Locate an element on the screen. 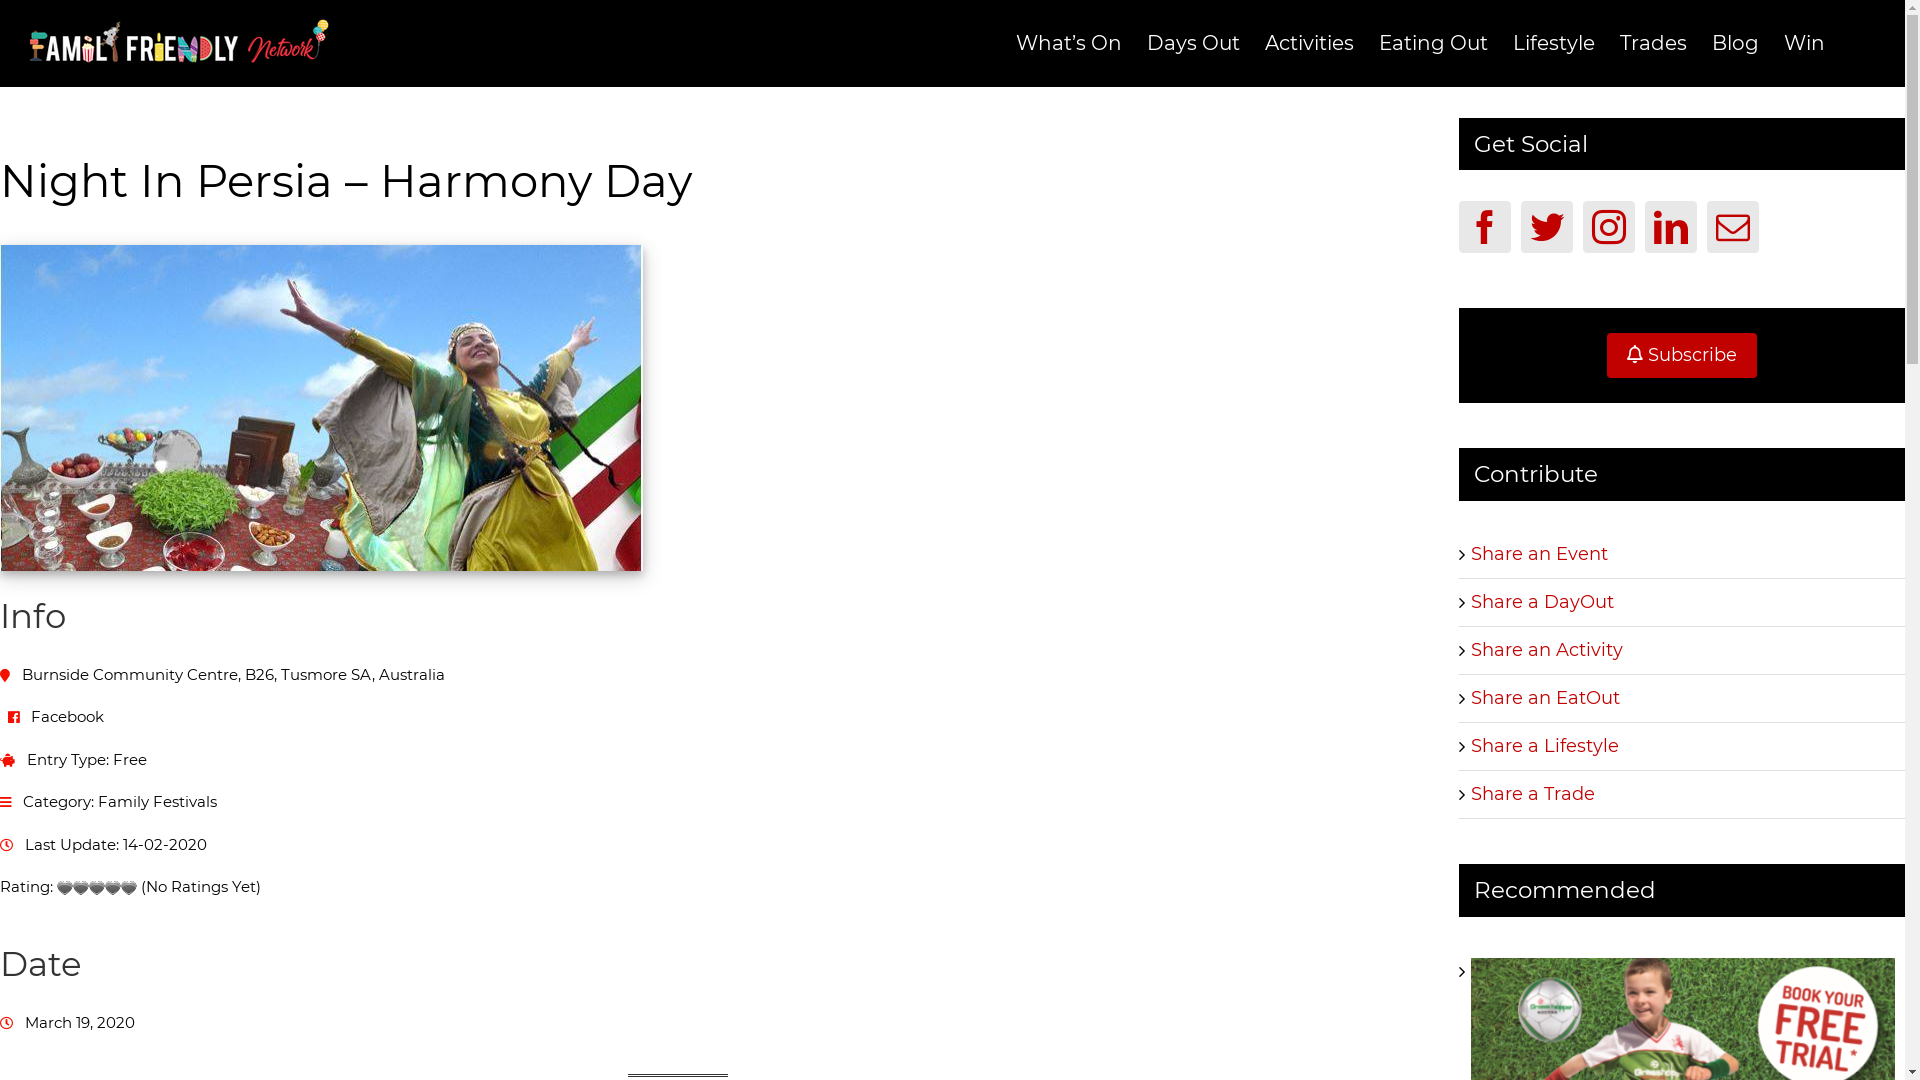 Image resolution: width=1920 pixels, height=1080 pixels. 'Share a DayOut' is located at coordinates (1541, 600).